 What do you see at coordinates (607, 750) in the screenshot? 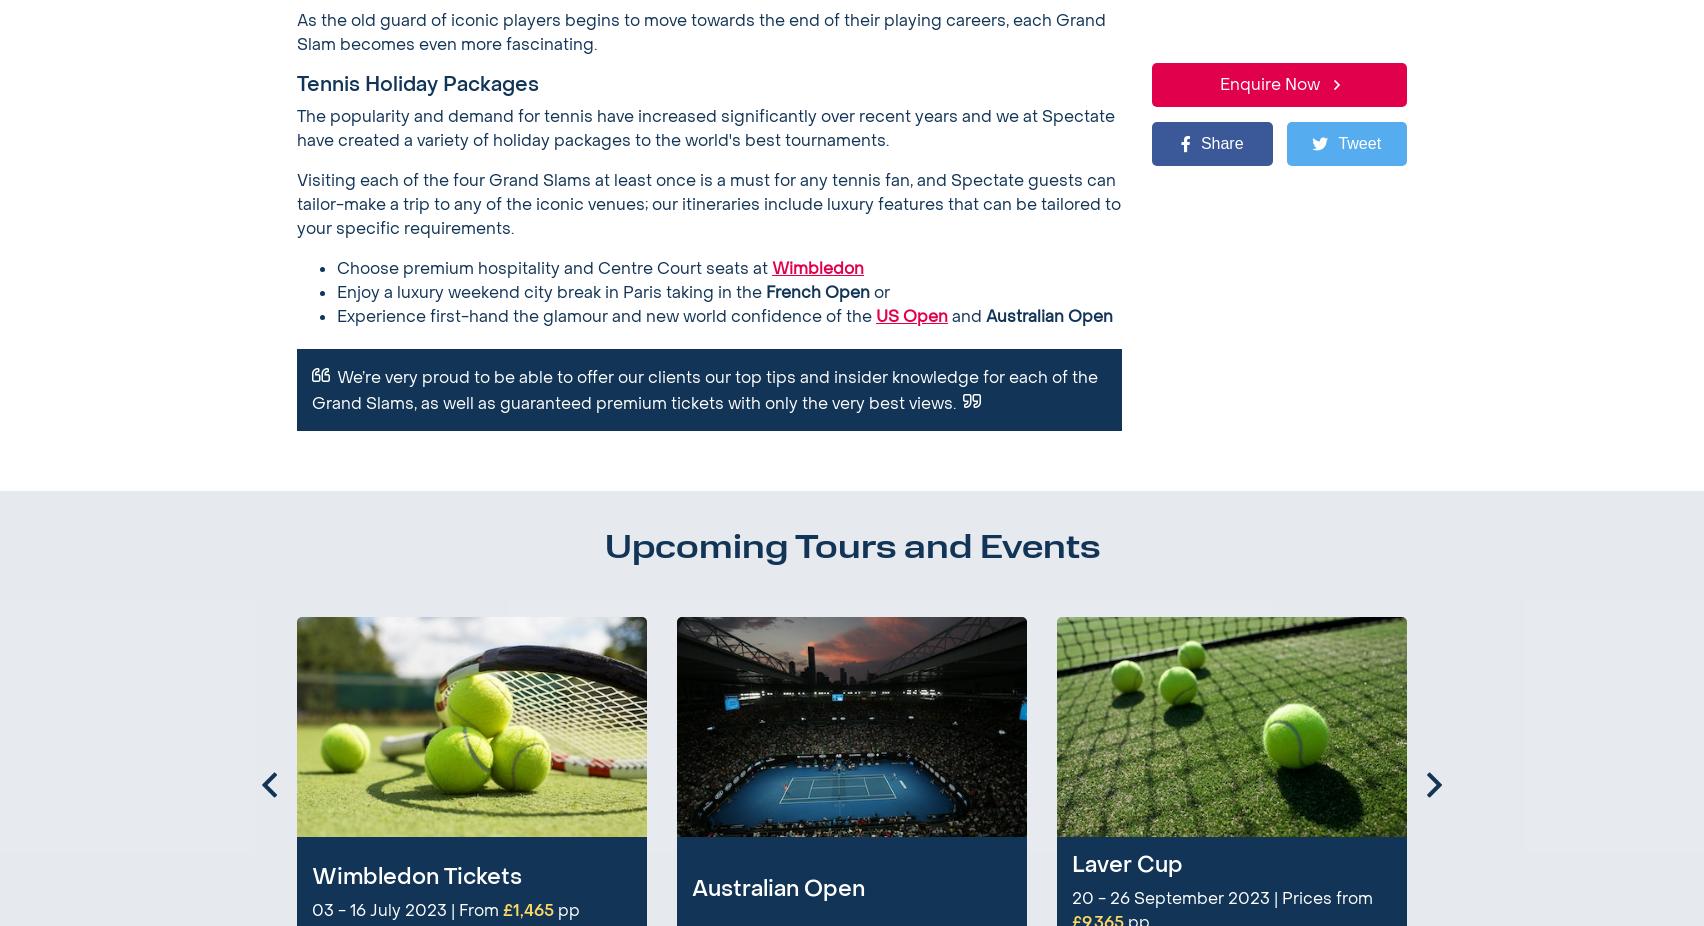
I see `'to our newsletter'` at bounding box center [607, 750].